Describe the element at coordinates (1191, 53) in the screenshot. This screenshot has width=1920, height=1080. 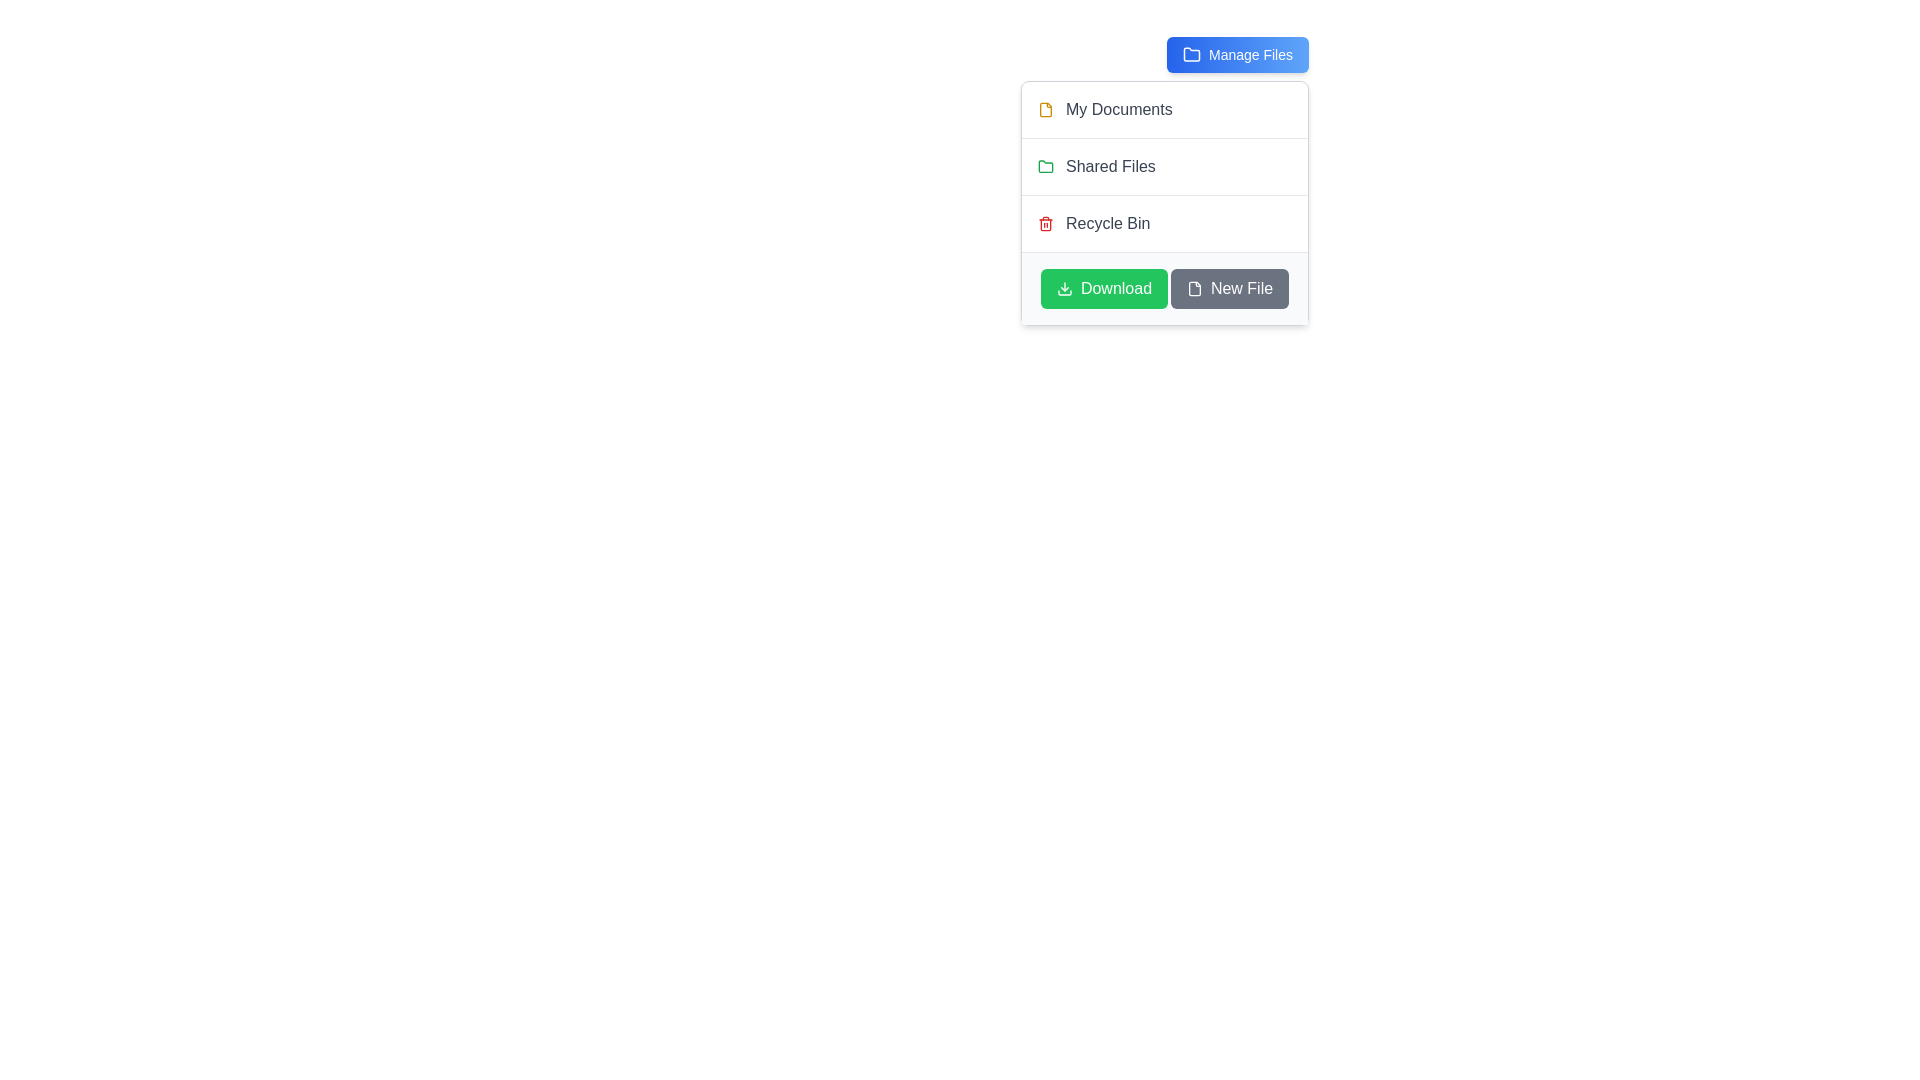
I see `the folder or file management icon located within the 'Manage Files' button in the top-right corner of the interface` at that location.